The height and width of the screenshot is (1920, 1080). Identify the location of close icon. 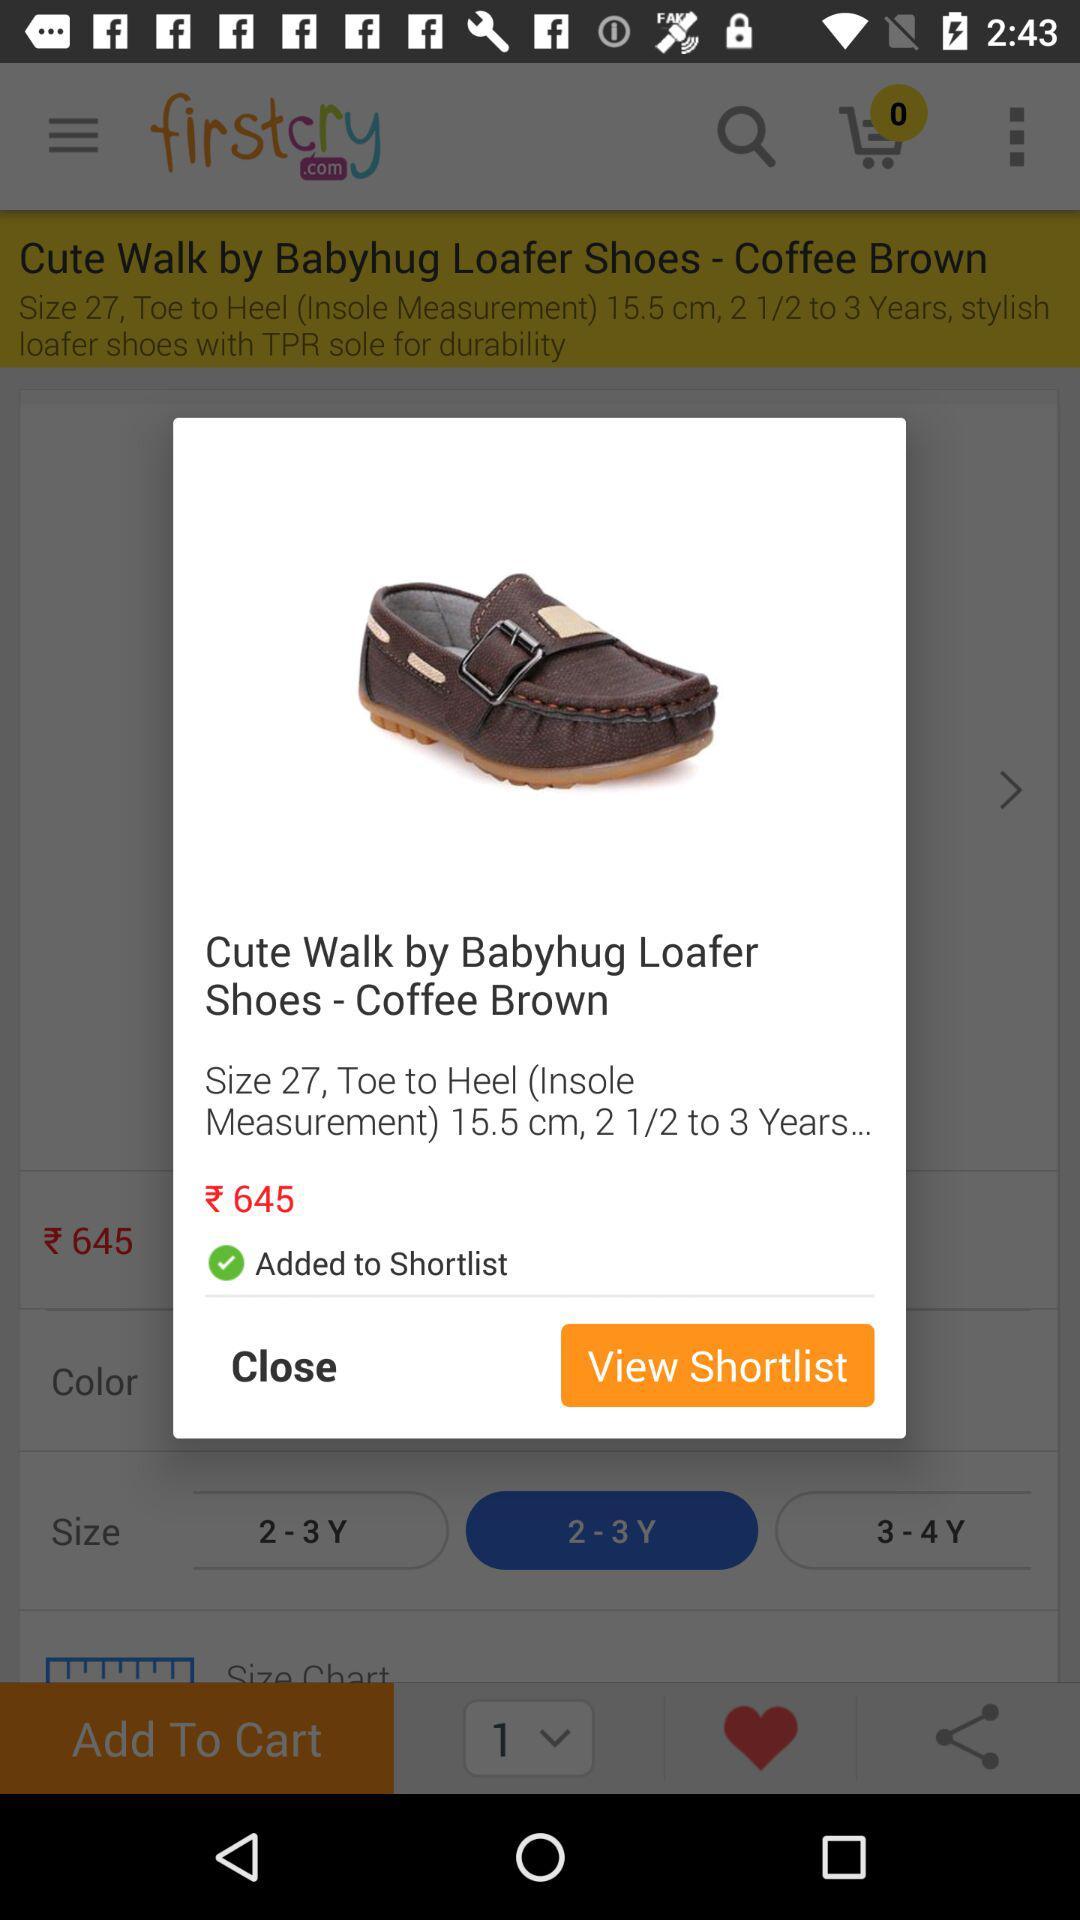
(304, 1364).